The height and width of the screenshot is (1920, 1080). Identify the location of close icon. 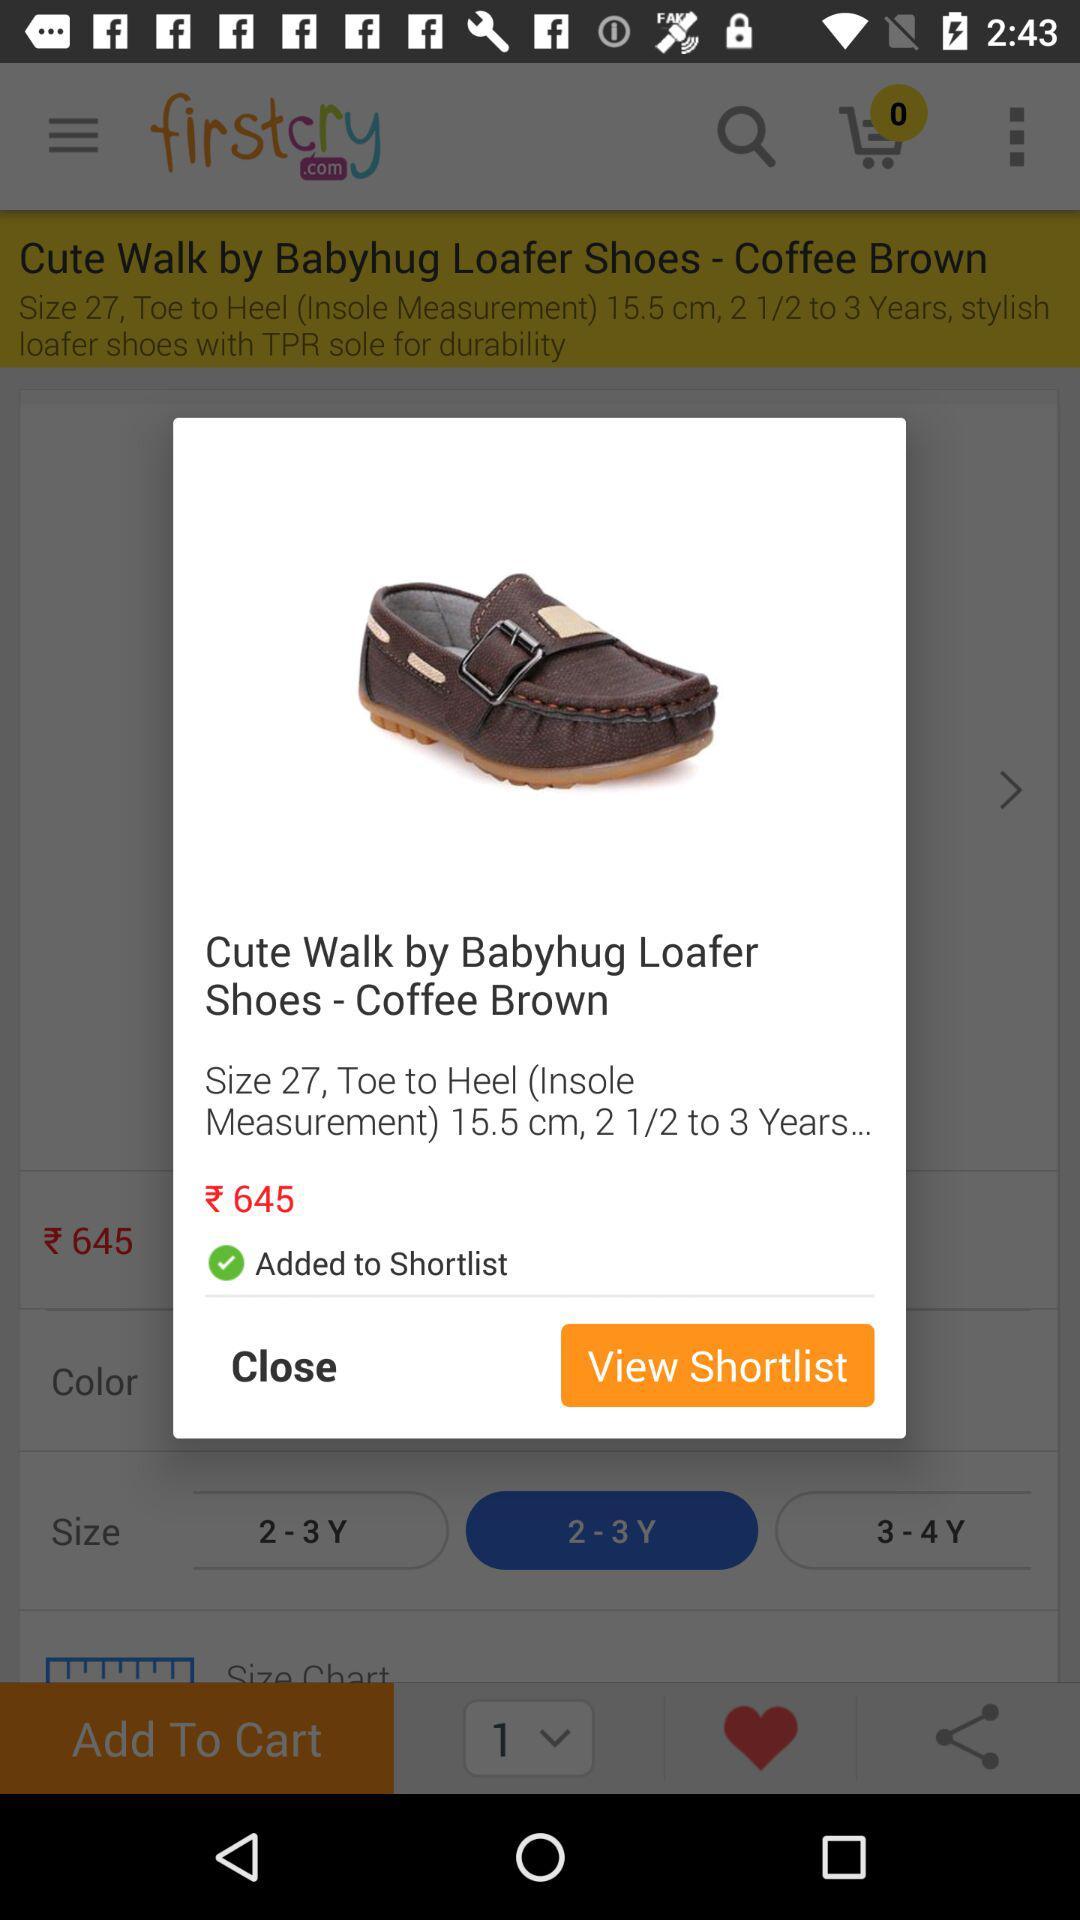
(304, 1364).